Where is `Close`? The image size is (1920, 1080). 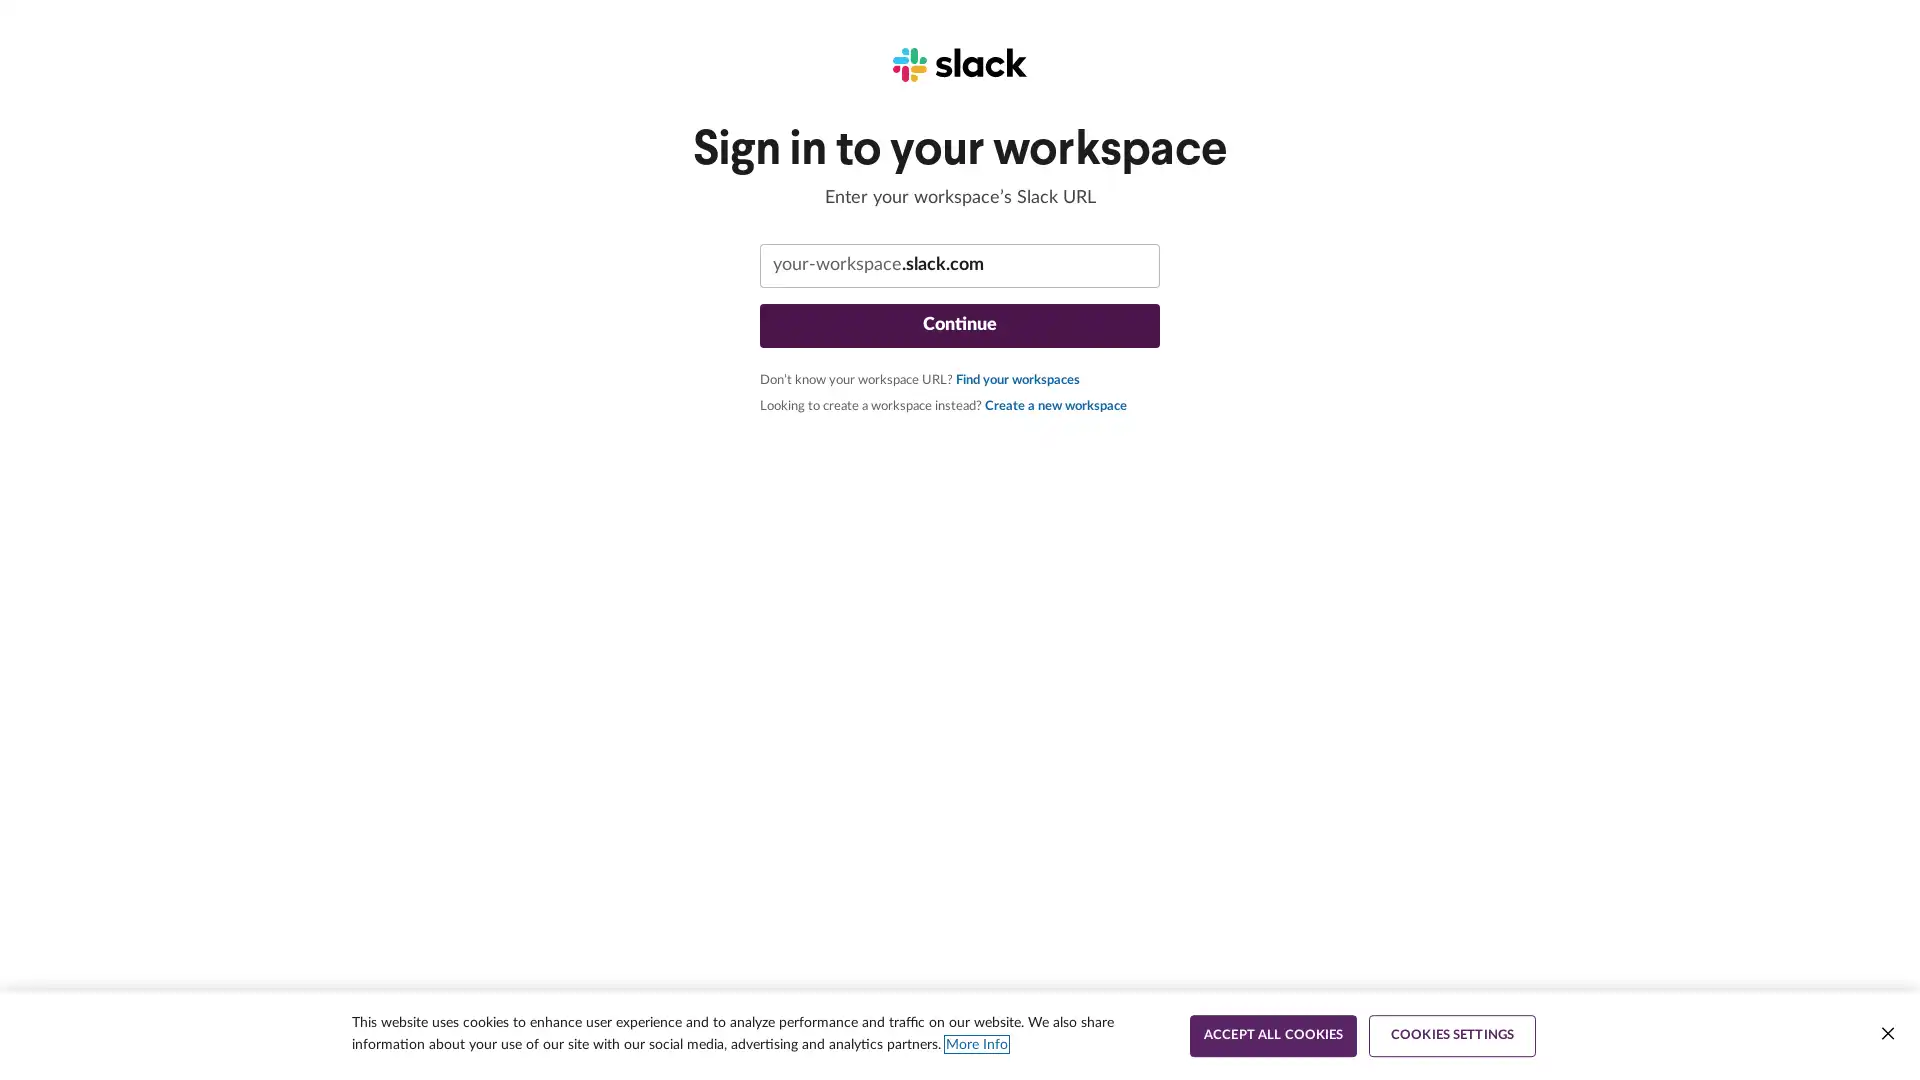
Close is located at coordinates (1886, 1033).